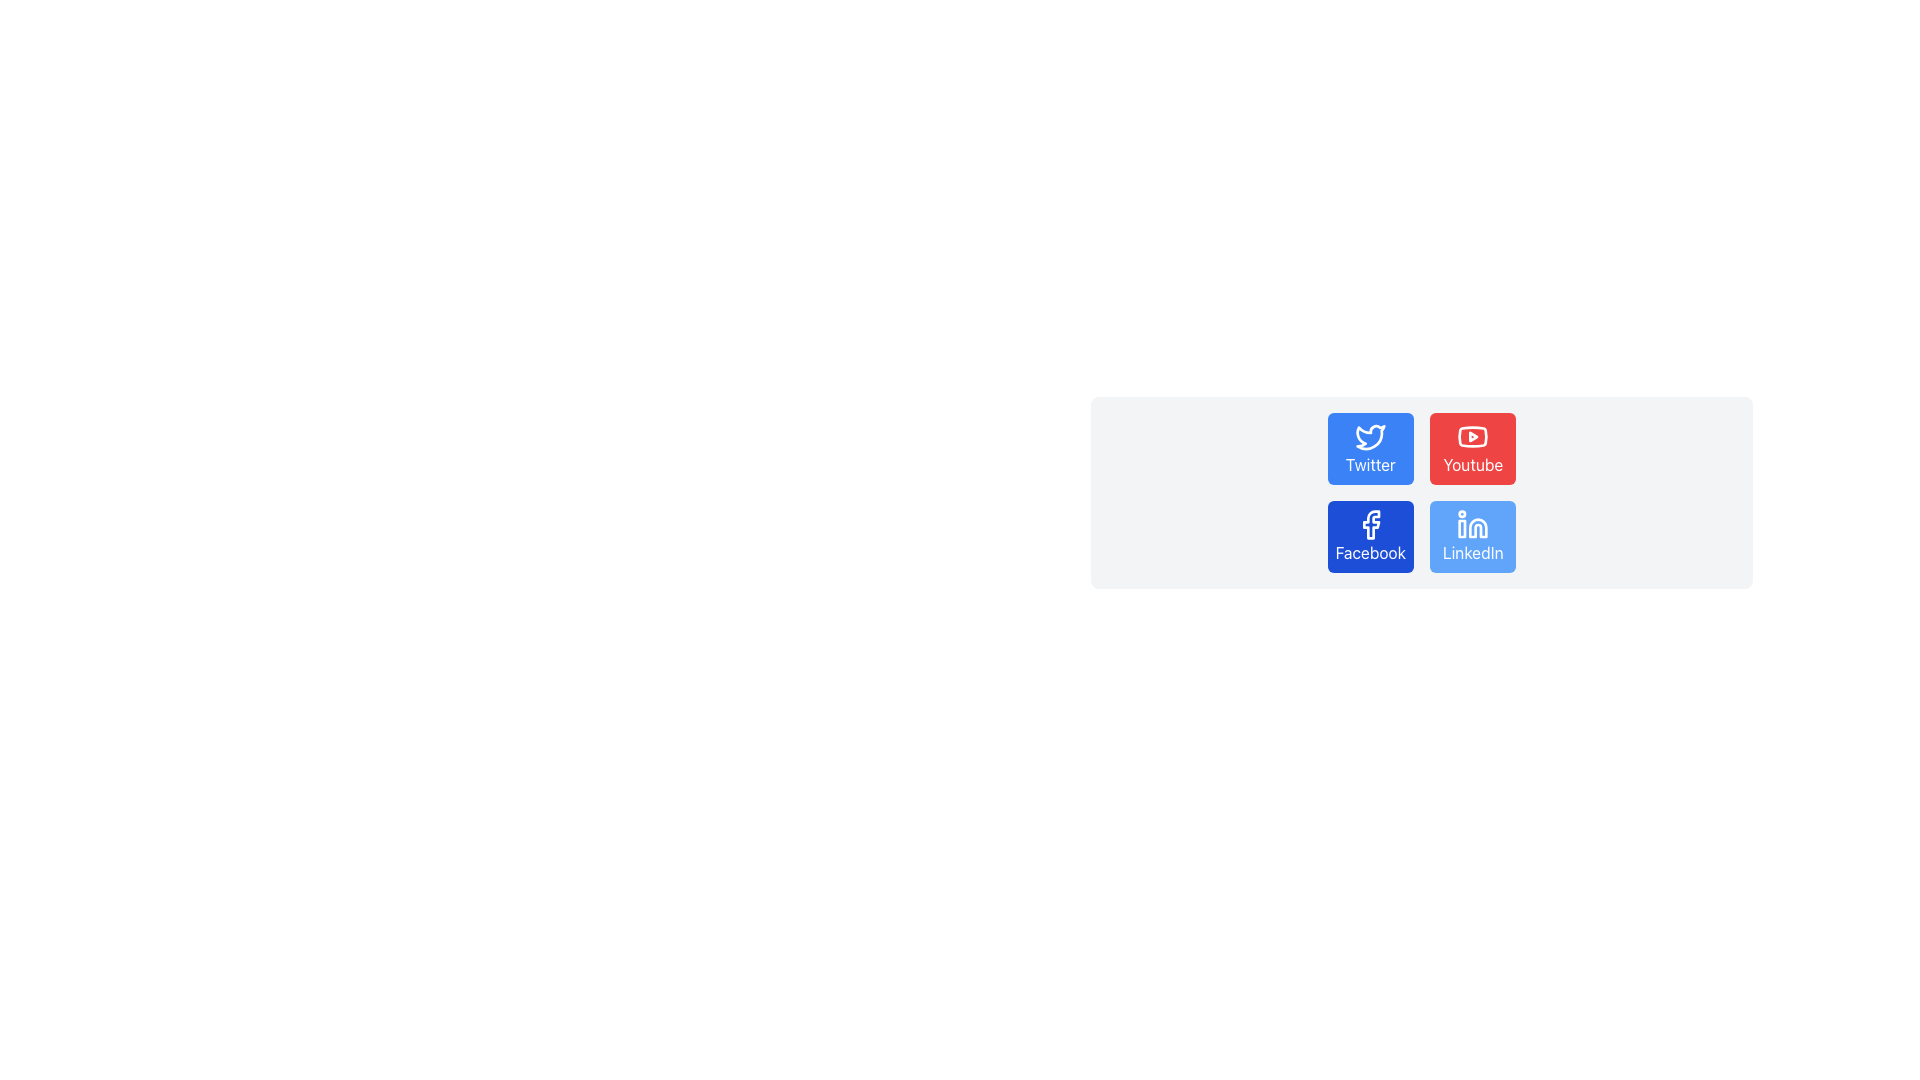 This screenshot has height=1080, width=1920. I want to click on the LinkedIn icon located in the bottom-right section of the social media icons grid, so click(1473, 523).